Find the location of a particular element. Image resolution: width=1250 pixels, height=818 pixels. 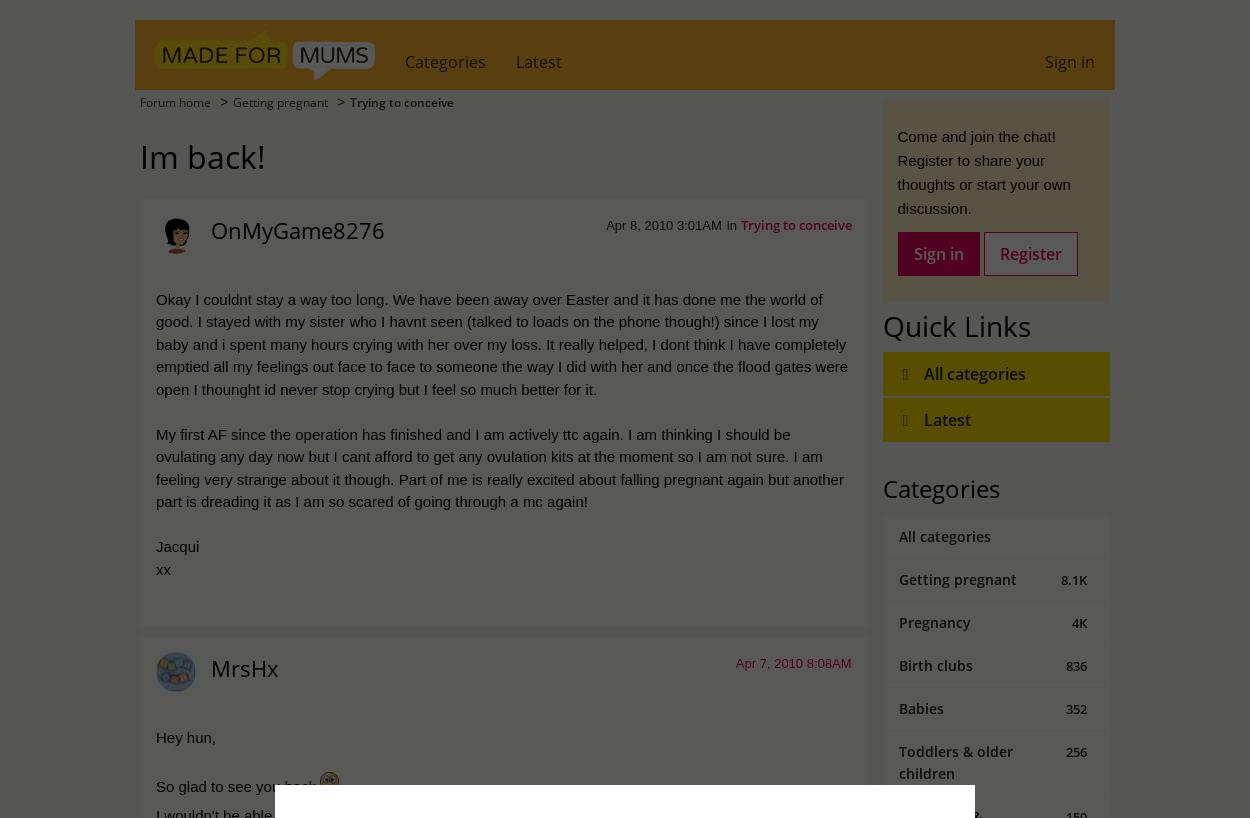

'in' is located at coordinates (732, 224).